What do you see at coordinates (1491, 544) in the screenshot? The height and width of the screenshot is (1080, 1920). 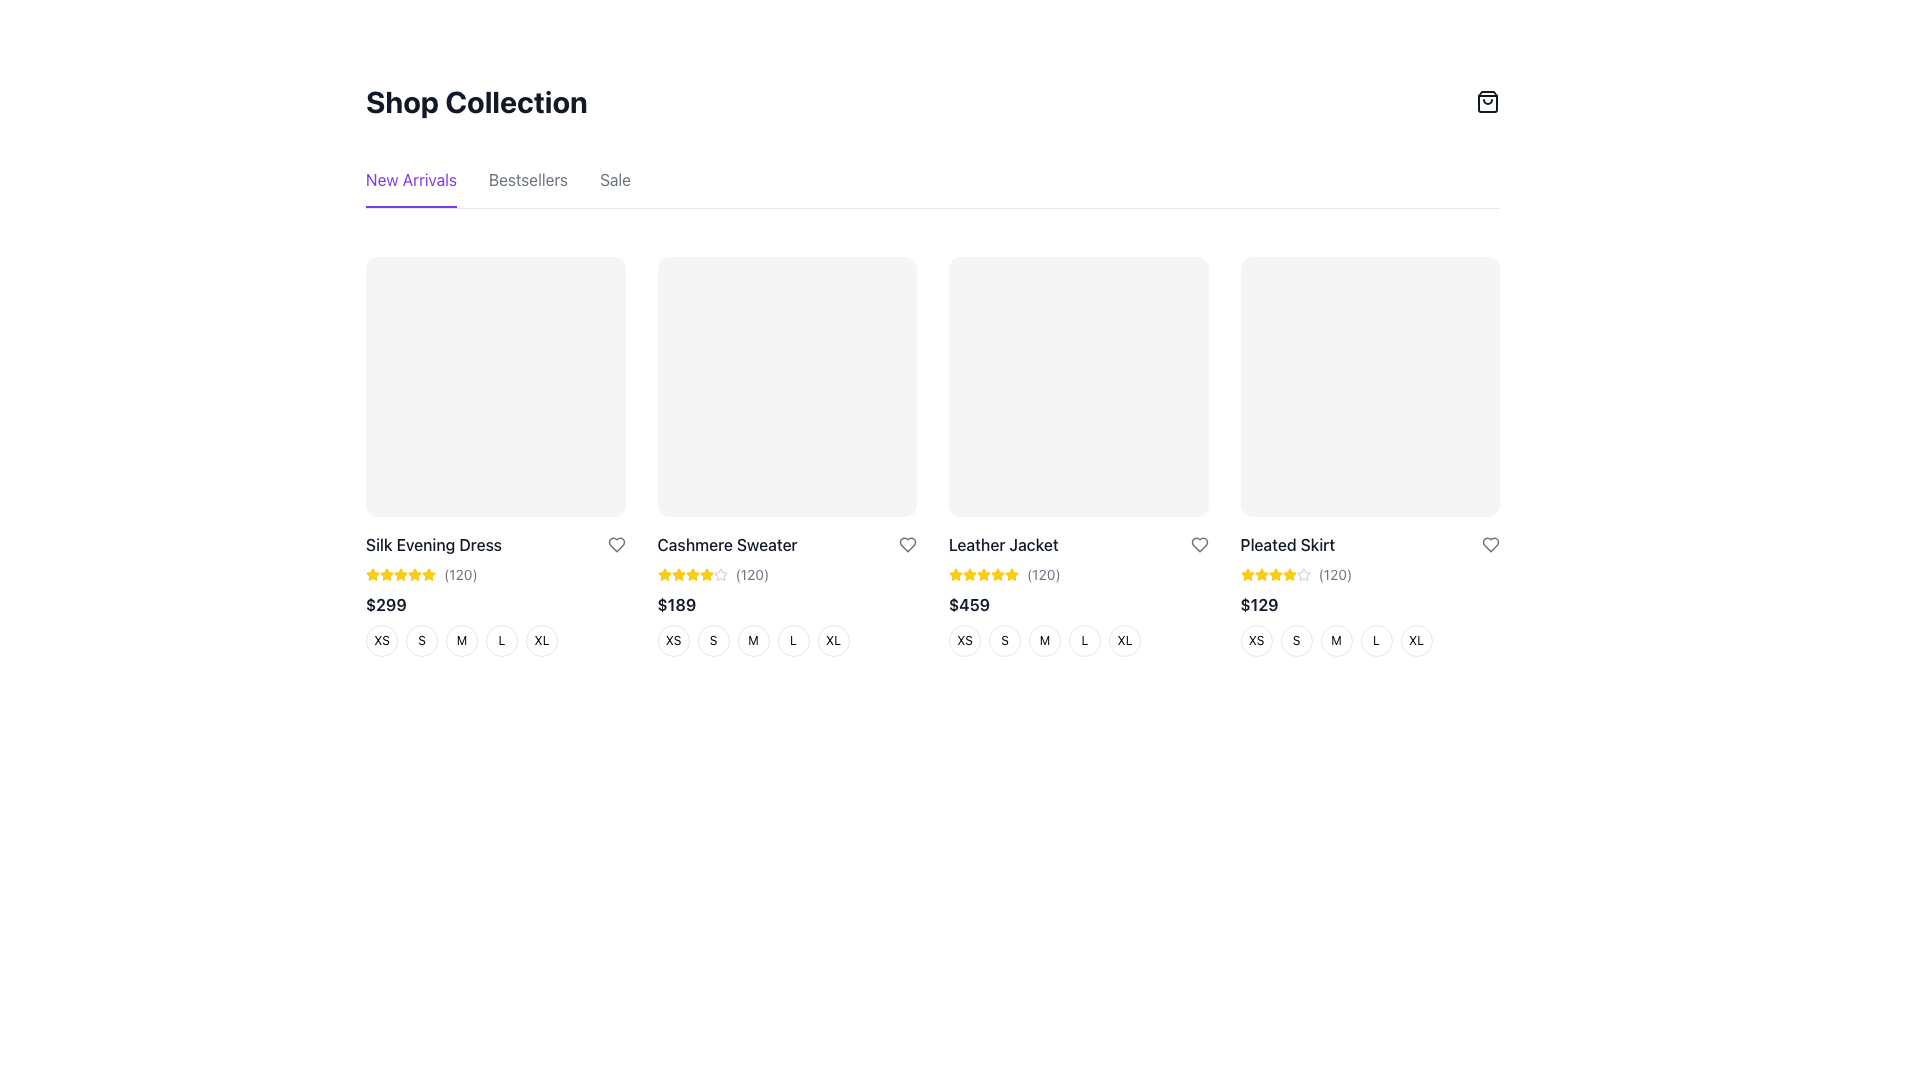 I see `the heart icon button located within the product card for the 'Pleated Skirt', positioned to the right of the item title and above the price details` at bounding box center [1491, 544].